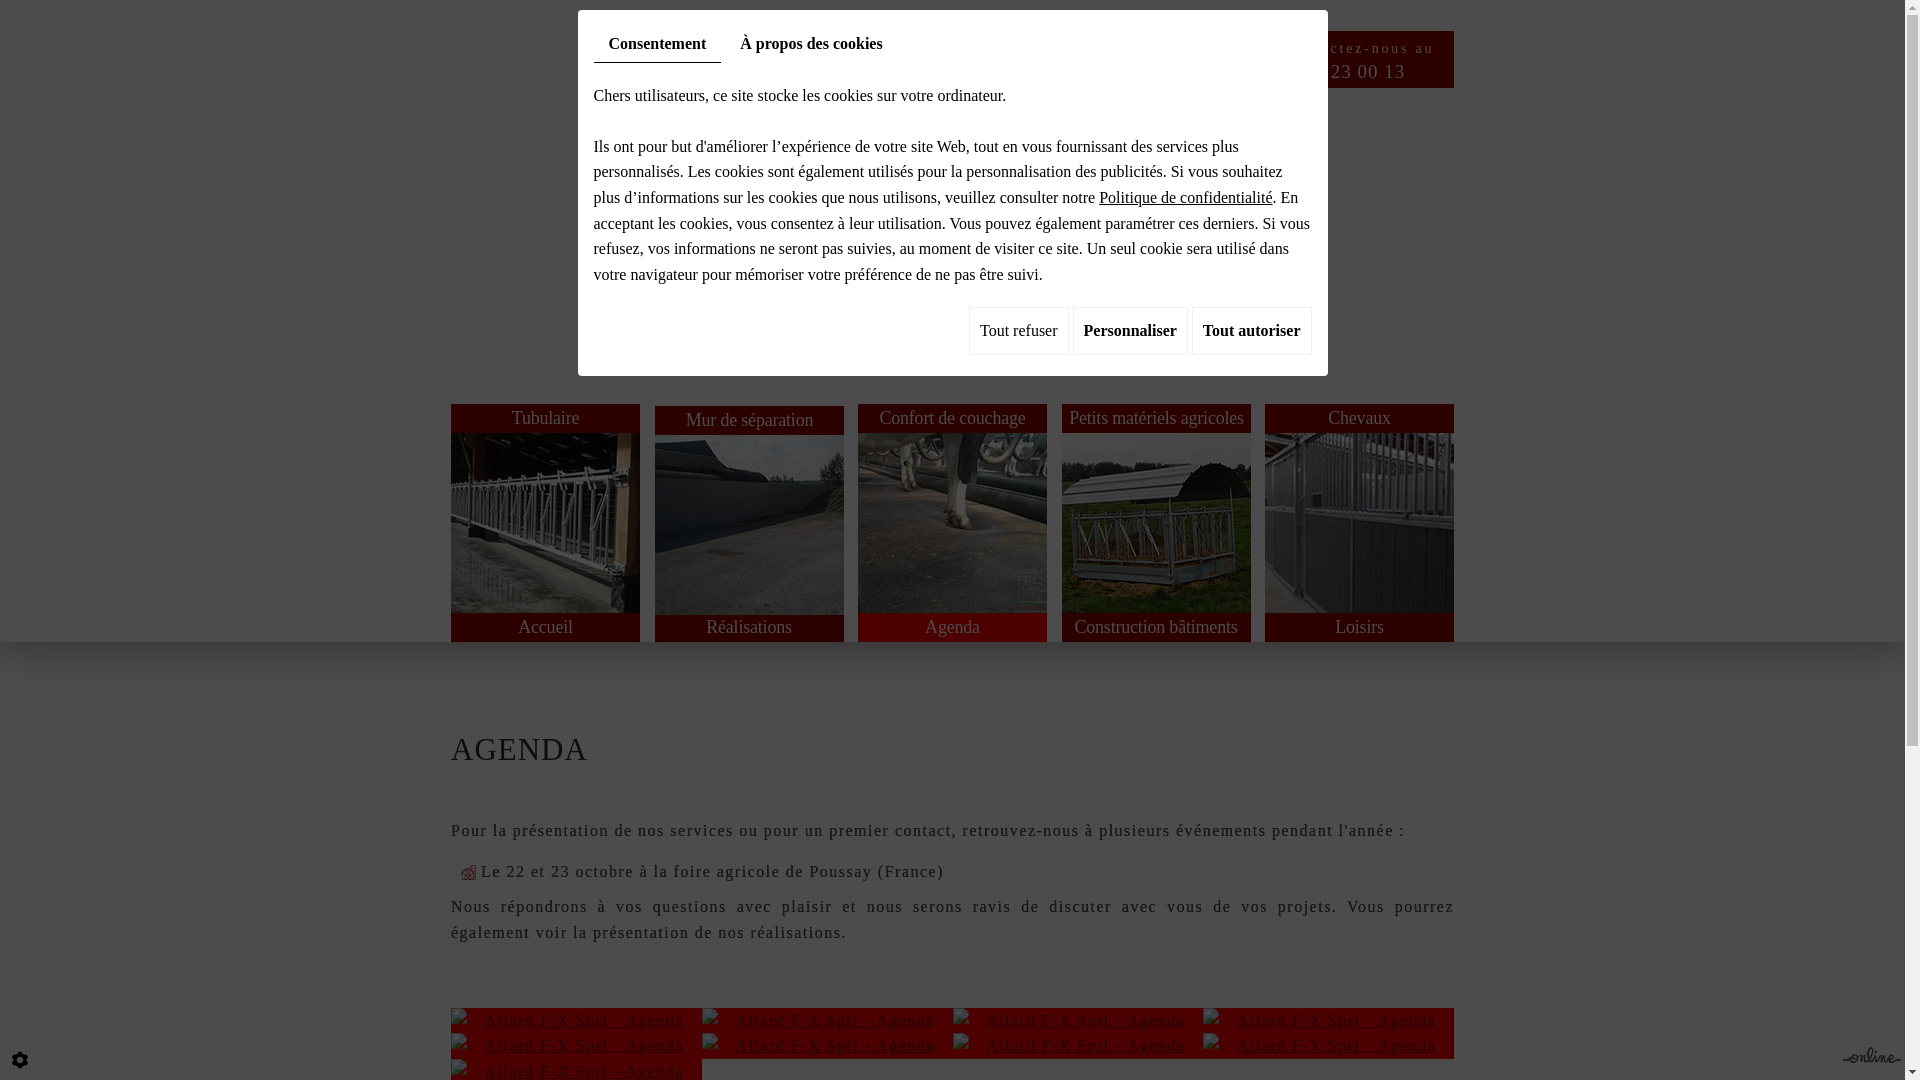 This screenshot has height=1080, width=1920. Describe the element at coordinates (1367, 60) in the screenshot. I see `'Contactez-nous au` at that location.